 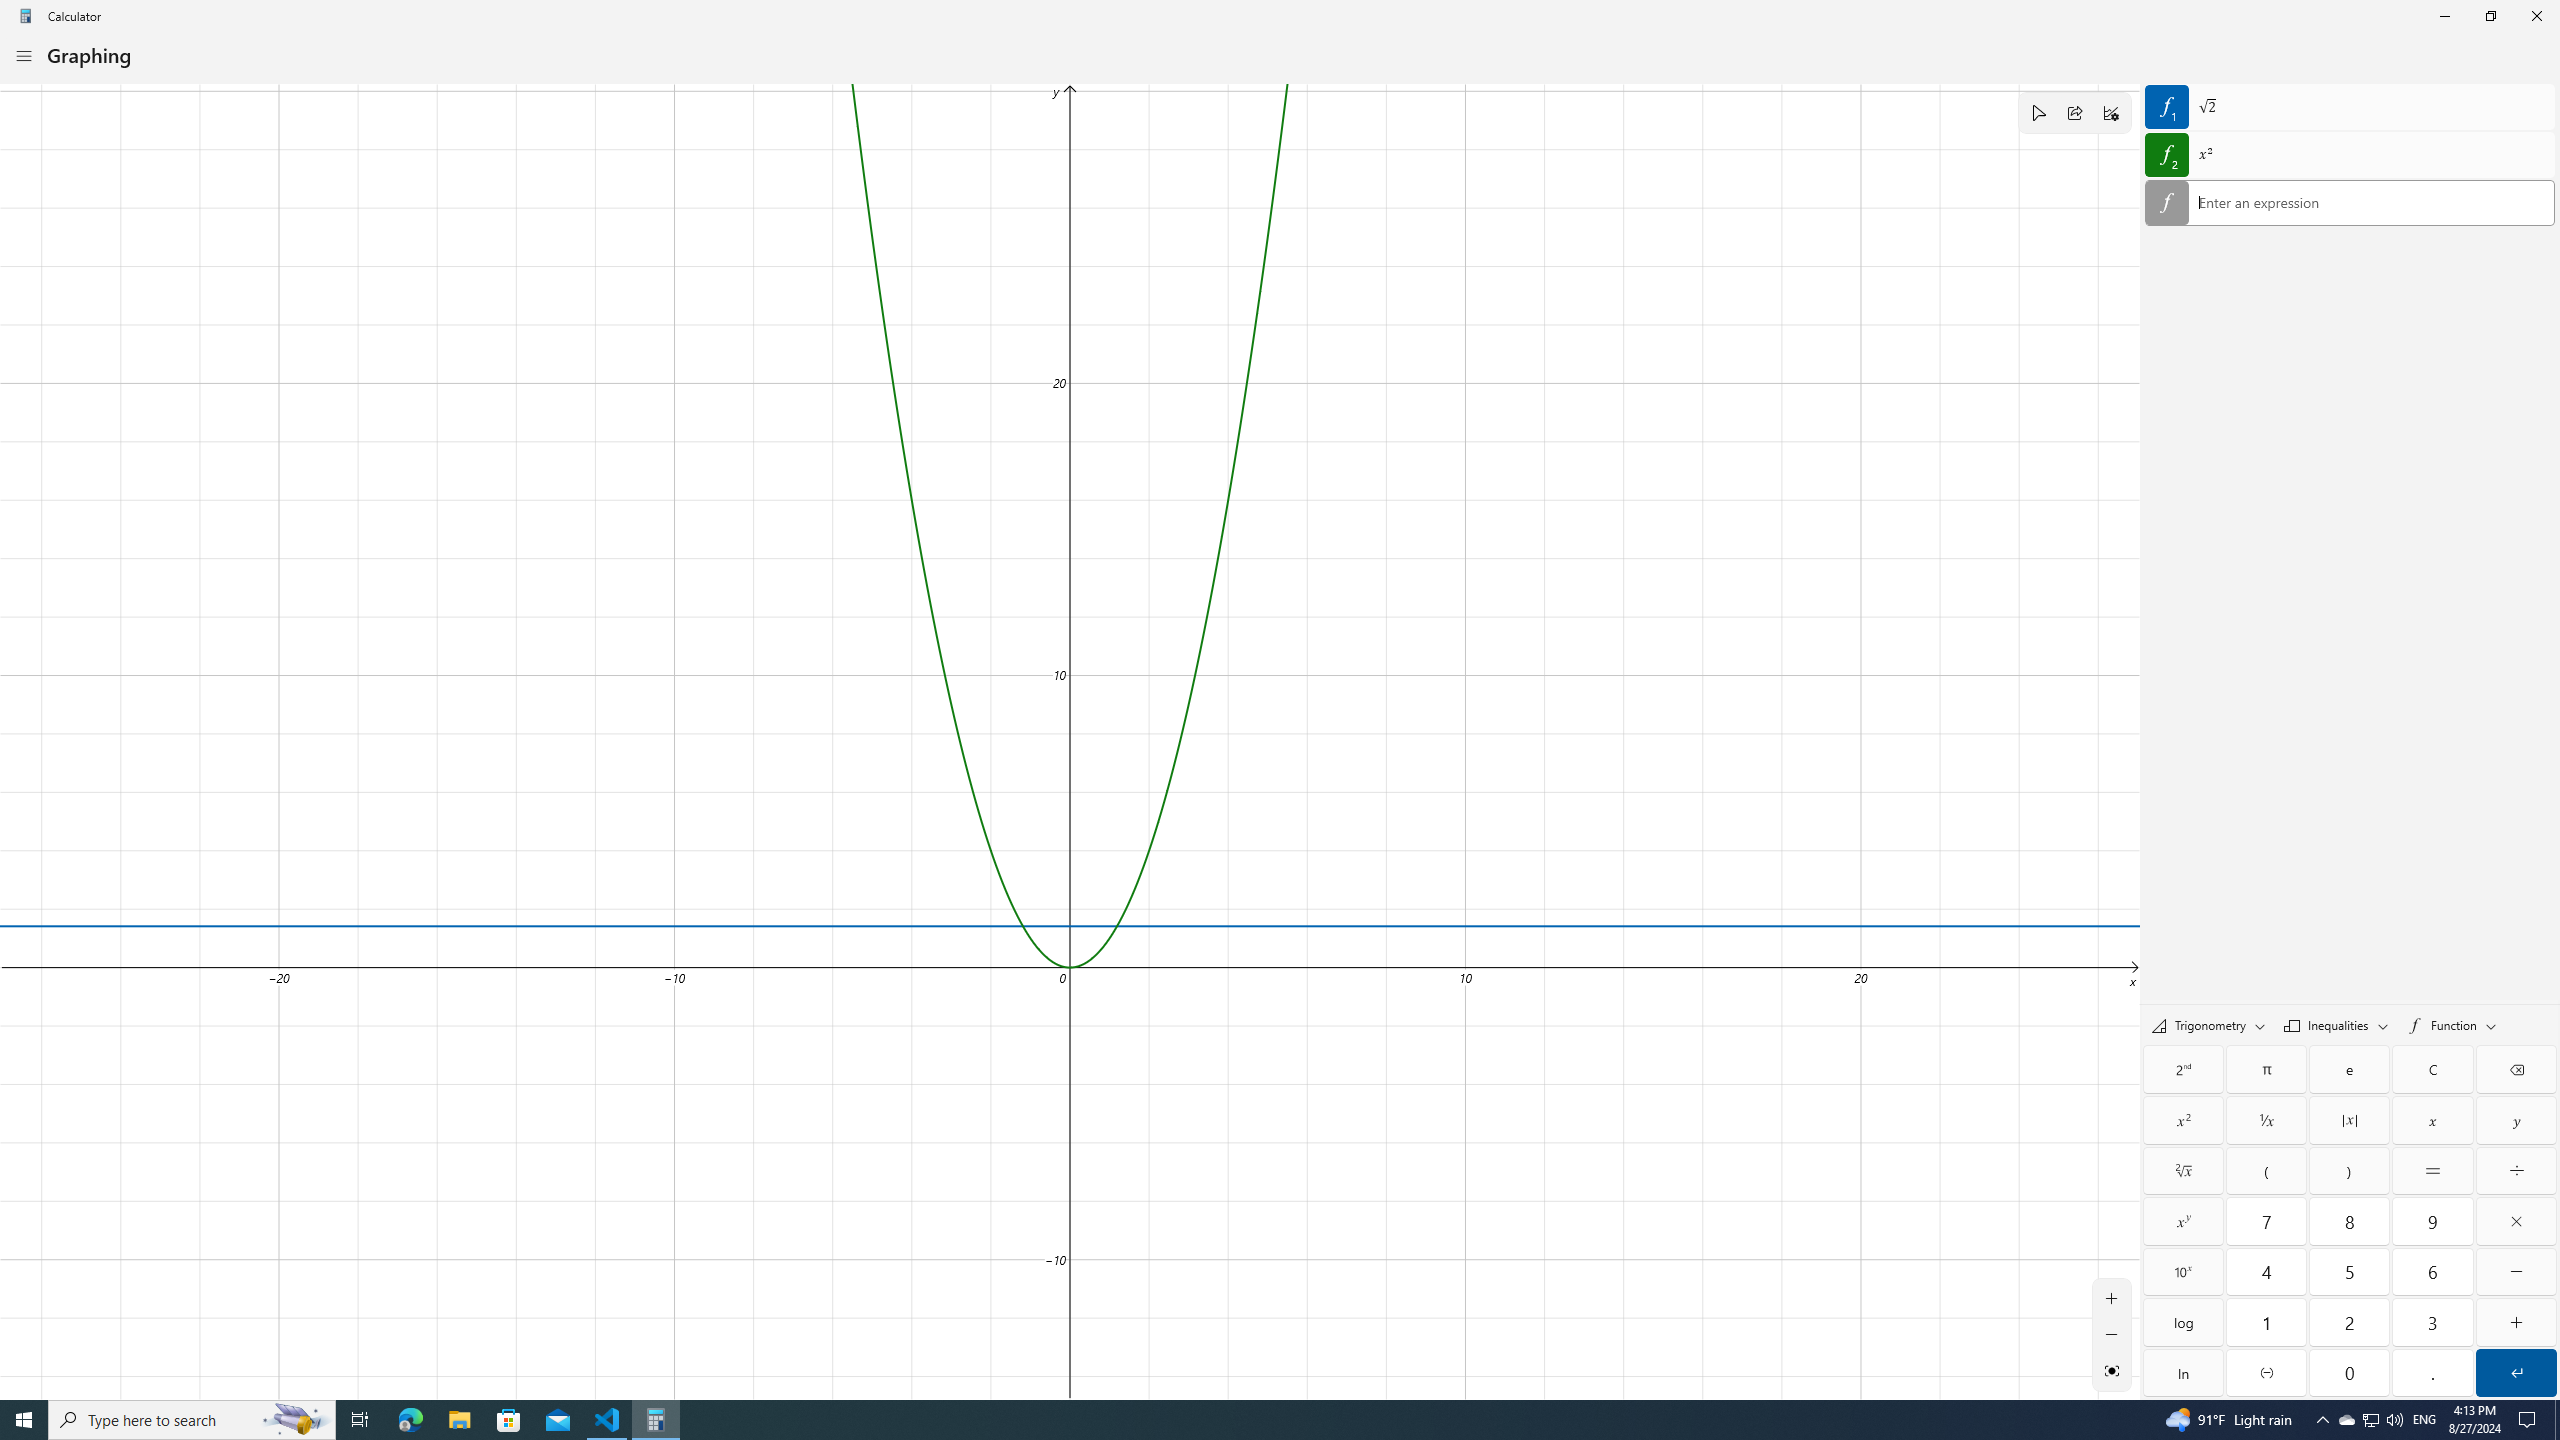 I want to click on 'Reciprocal', so click(x=2266, y=1119).